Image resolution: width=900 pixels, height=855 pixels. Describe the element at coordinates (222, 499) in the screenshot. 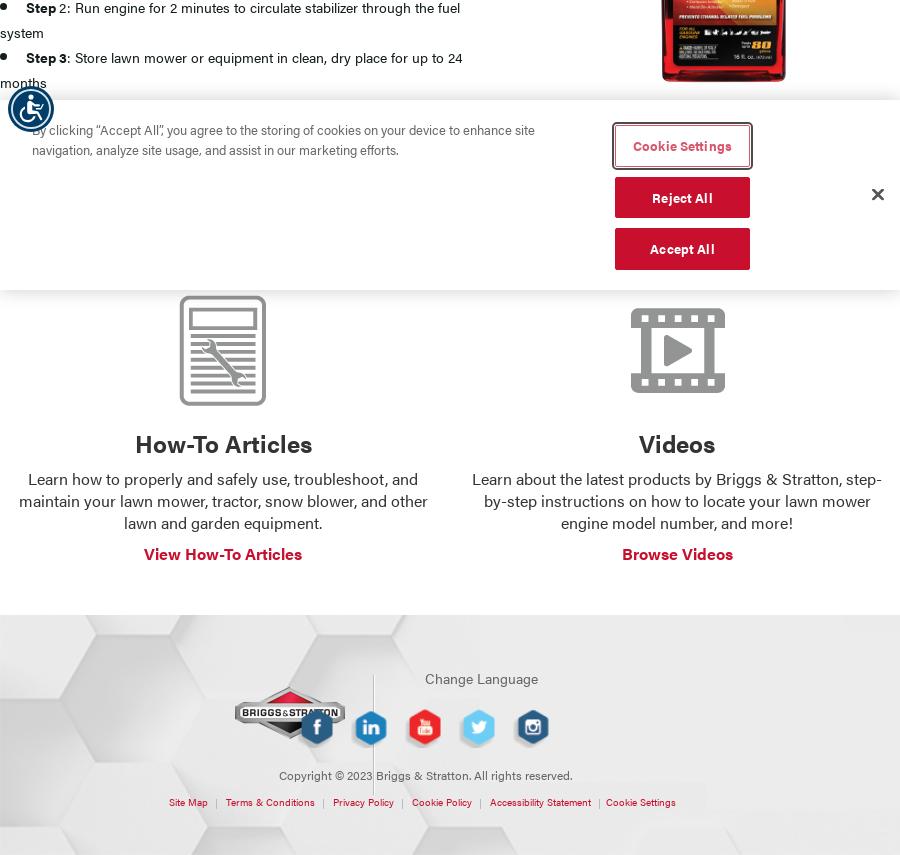

I see `'Learn how to properly and safely use, troubleshoot, and maintain your lawn mower, tractor, snow blower, and other lawn and garden equipment.'` at that location.